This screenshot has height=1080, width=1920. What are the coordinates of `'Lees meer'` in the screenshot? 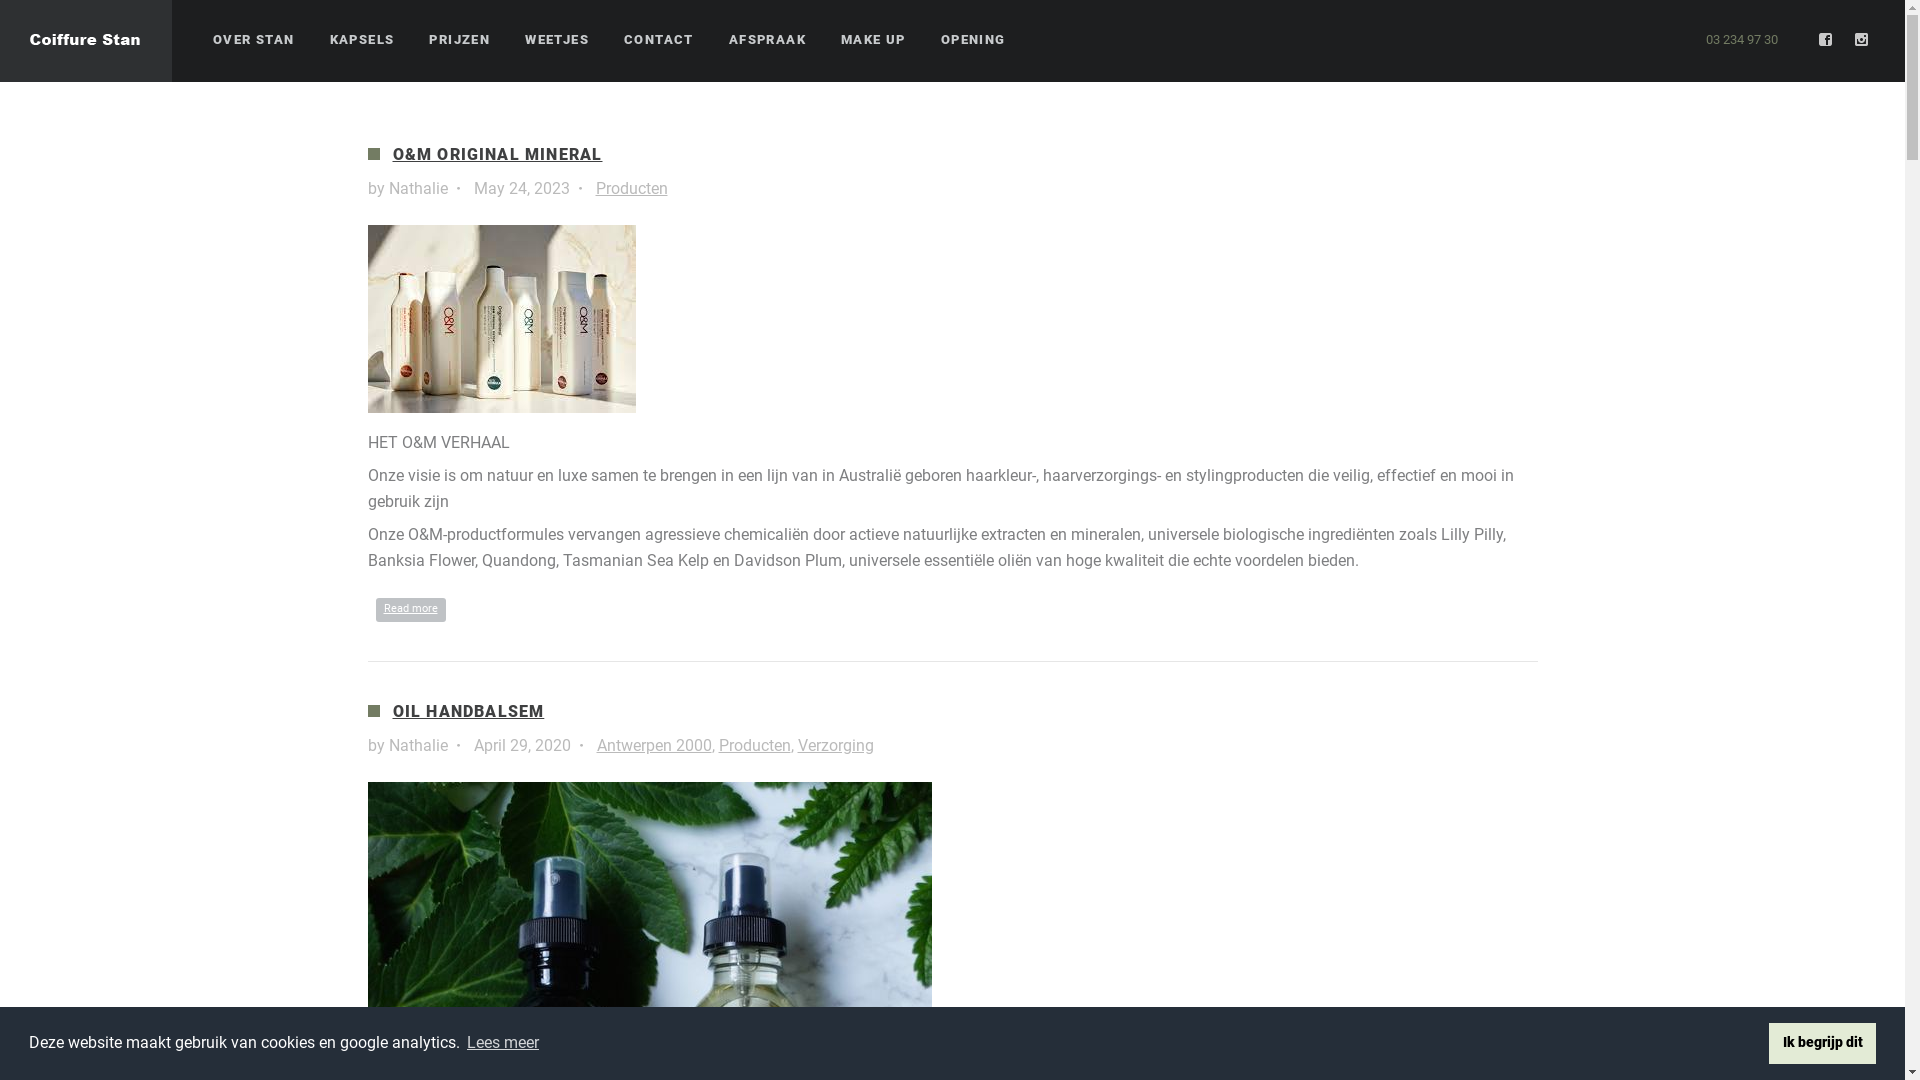 It's located at (503, 1041).